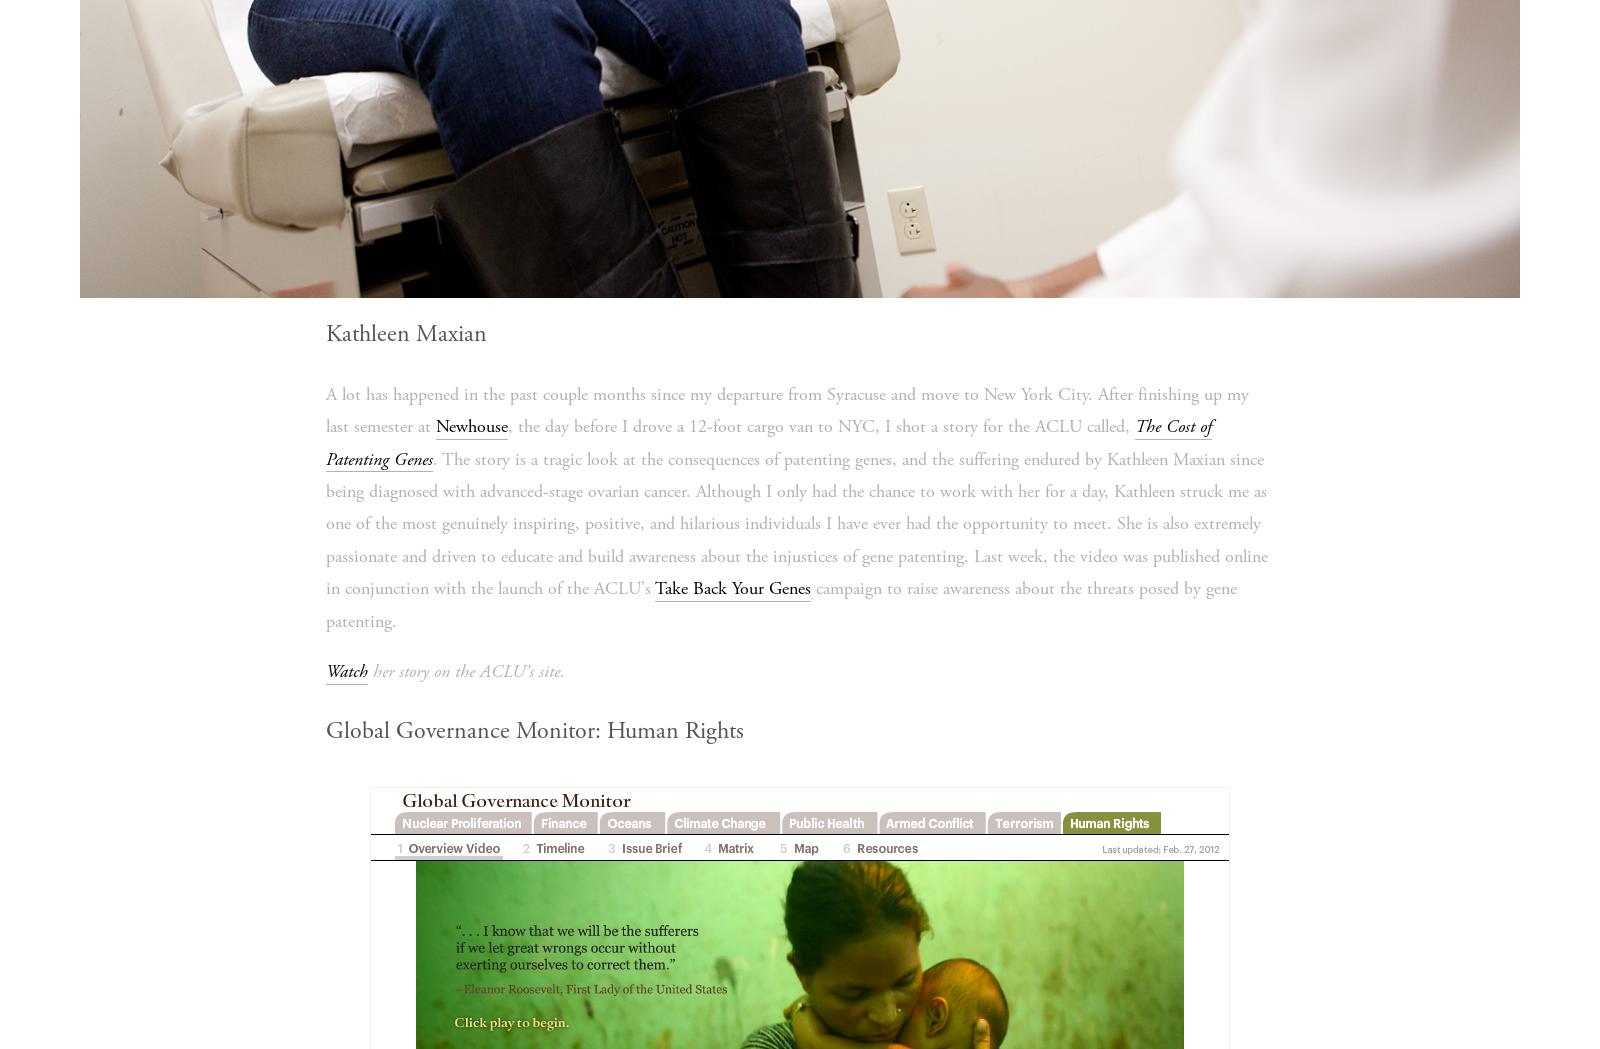 This screenshot has height=1049, width=1600. Describe the element at coordinates (324, 522) in the screenshot. I see `'. The story is a tragic look at the consequences of patenting genes, and the suffering endured by Kathleen Maxian since being diagnosed with advanced-stage ovarian cancer. Although I only had the chance to work with her for a day, Kathleen struck me as one of the most genuinely inspiring, positive, and hilarious individuals I have ever had the opportunity to meet. She is also extremely passionate and driven to educate and build awareness about the injustices of gene patenting. Last week, the video was published online in conjunction with the launch of the ACLU's'` at that location.